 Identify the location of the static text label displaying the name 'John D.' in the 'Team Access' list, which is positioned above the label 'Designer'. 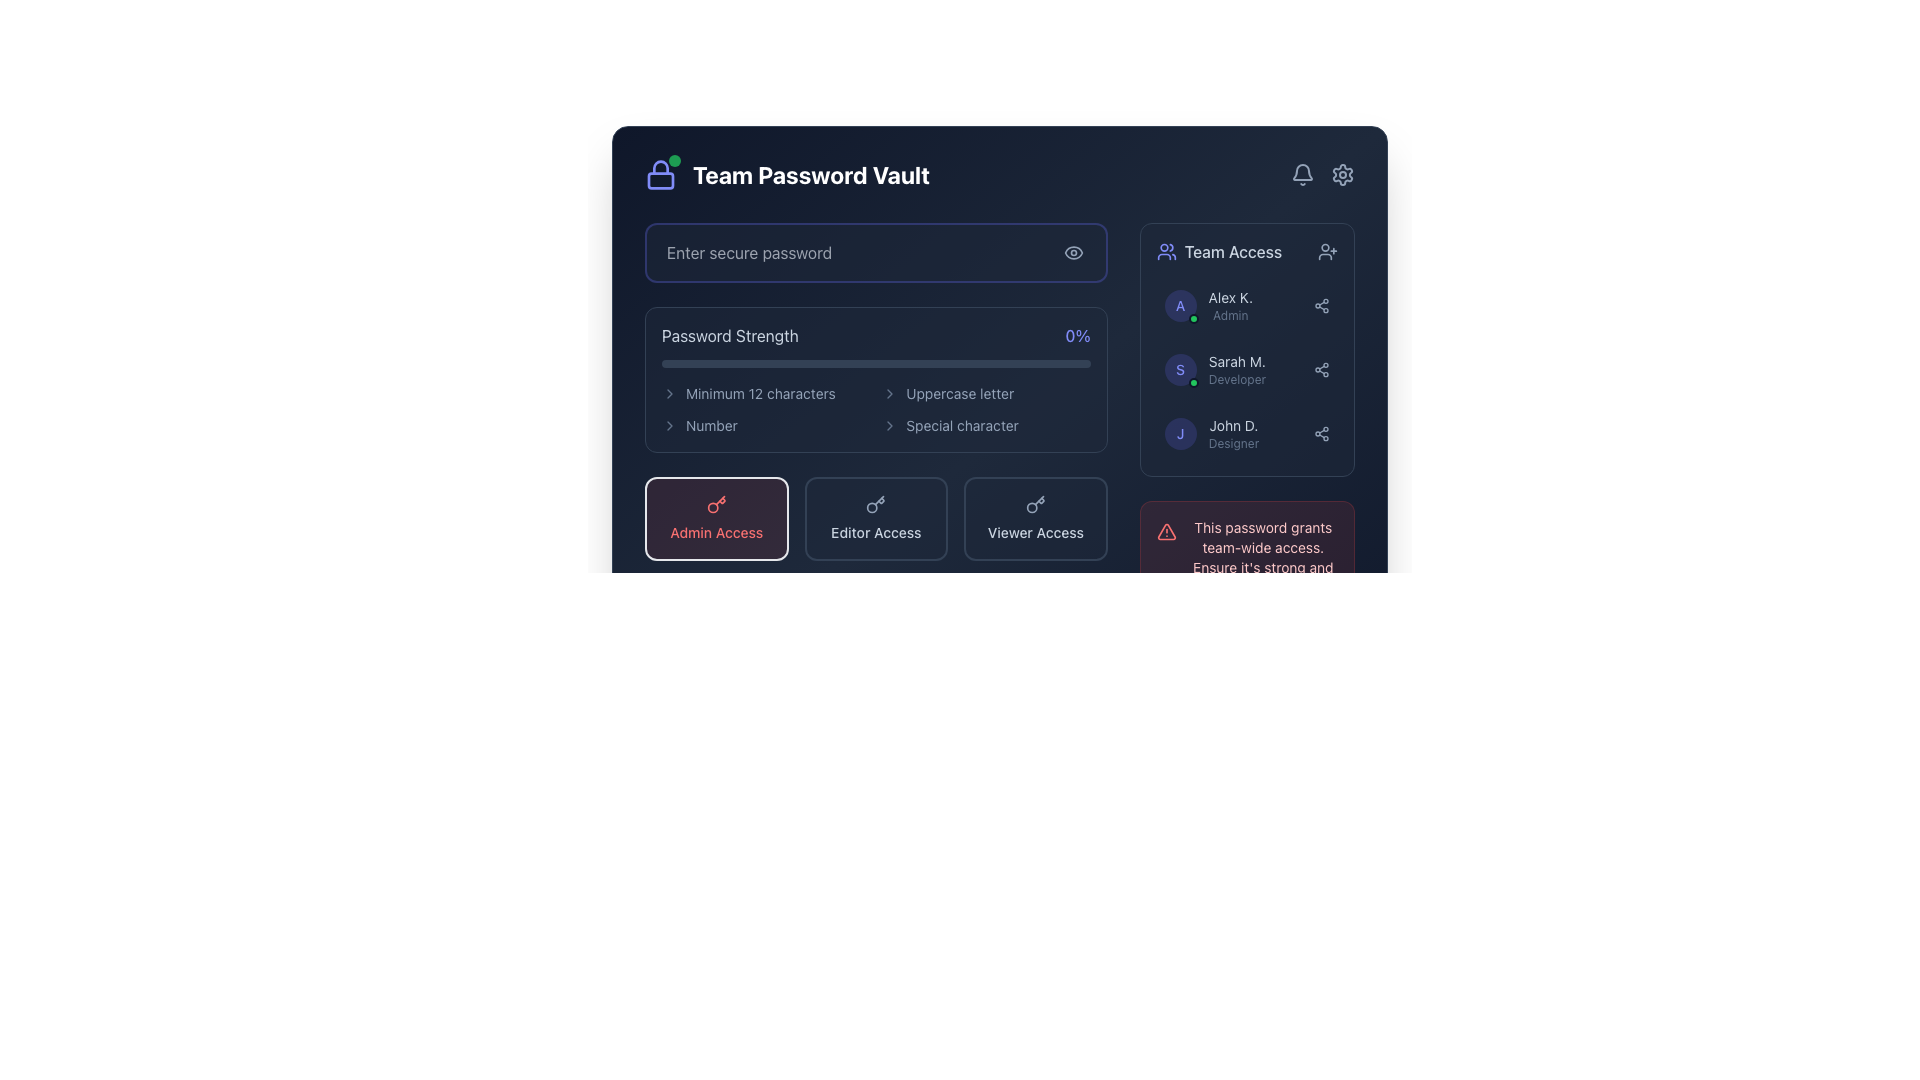
(1232, 424).